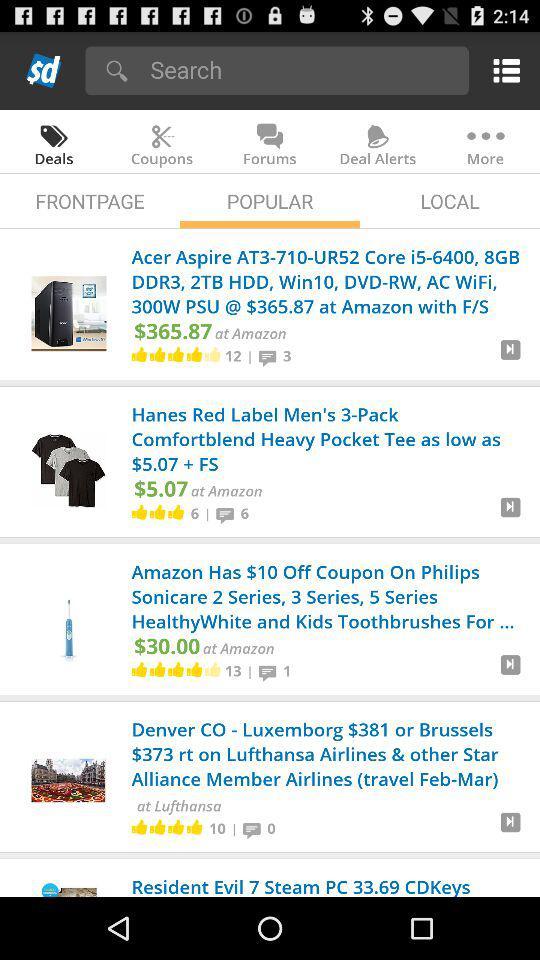  What do you see at coordinates (510, 672) in the screenshot?
I see `amazon` at bounding box center [510, 672].